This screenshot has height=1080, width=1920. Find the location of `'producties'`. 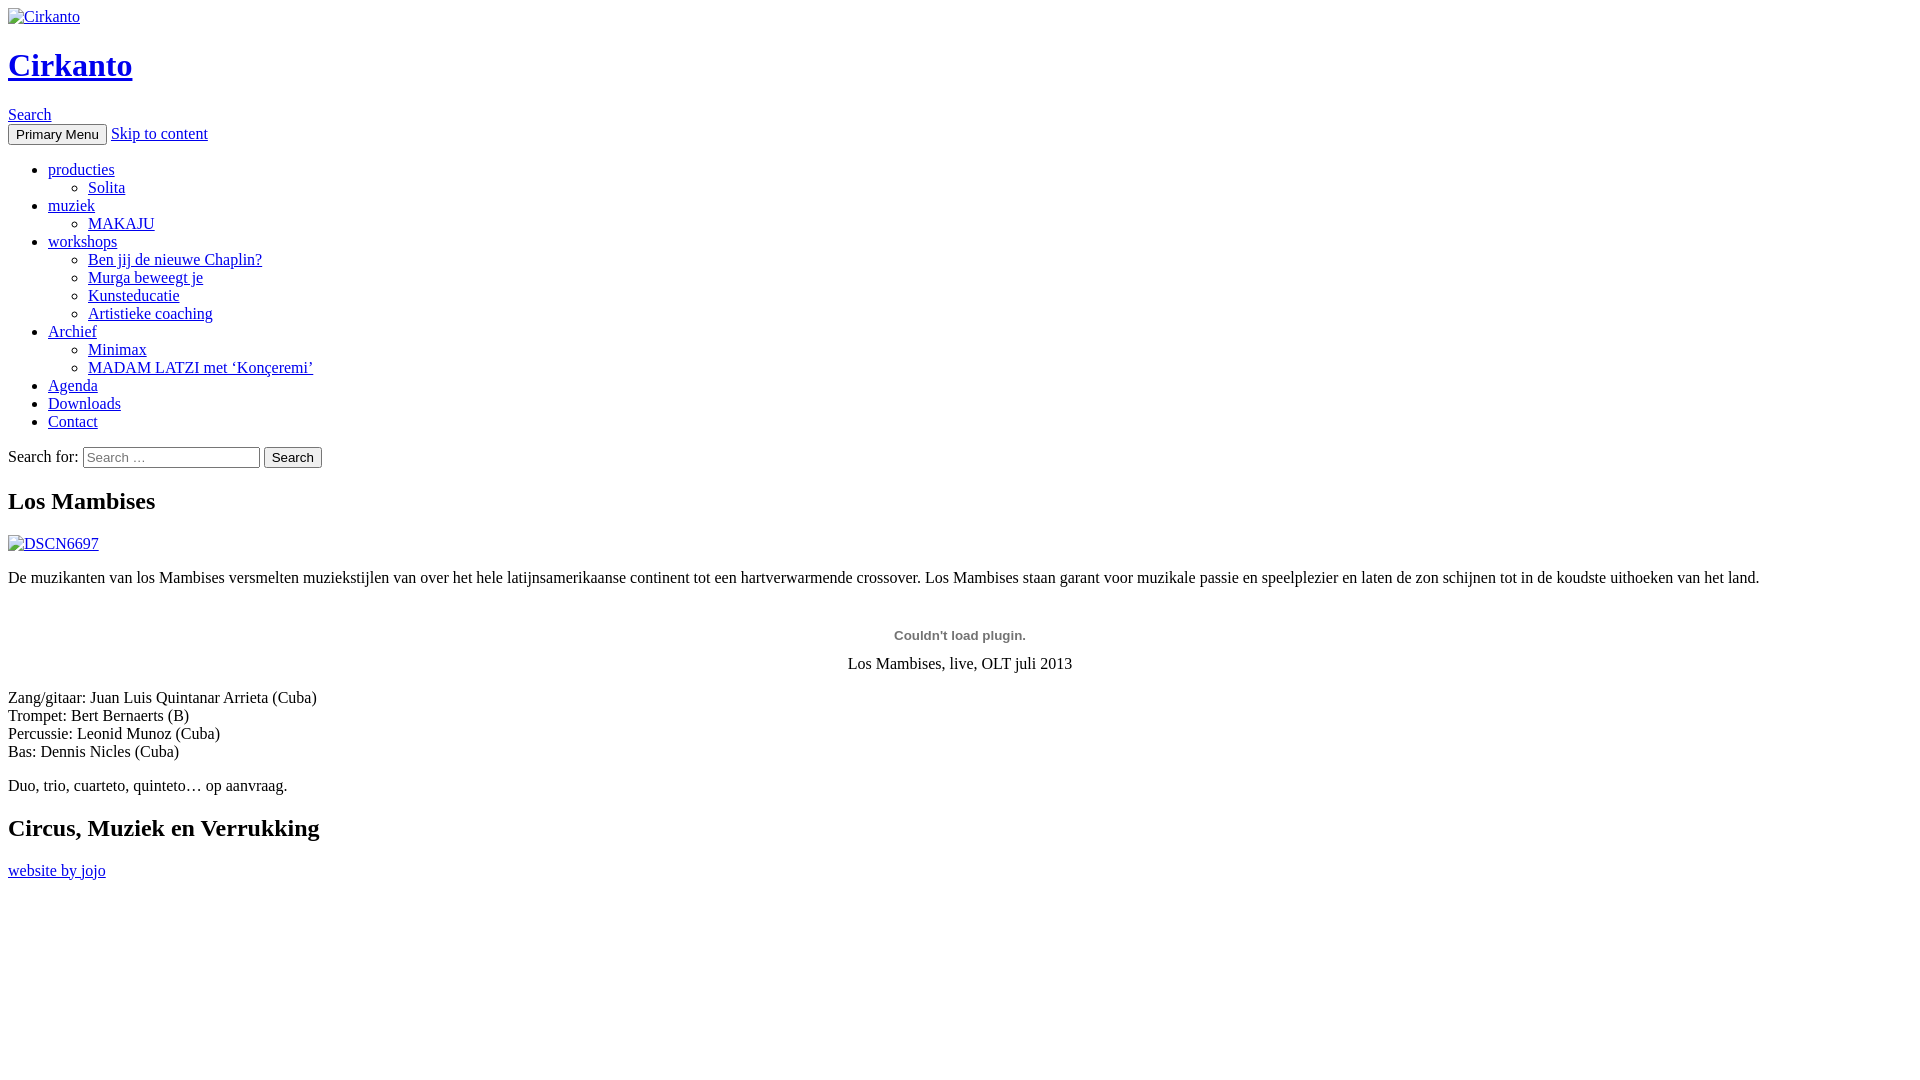

'producties' is located at coordinates (48, 168).